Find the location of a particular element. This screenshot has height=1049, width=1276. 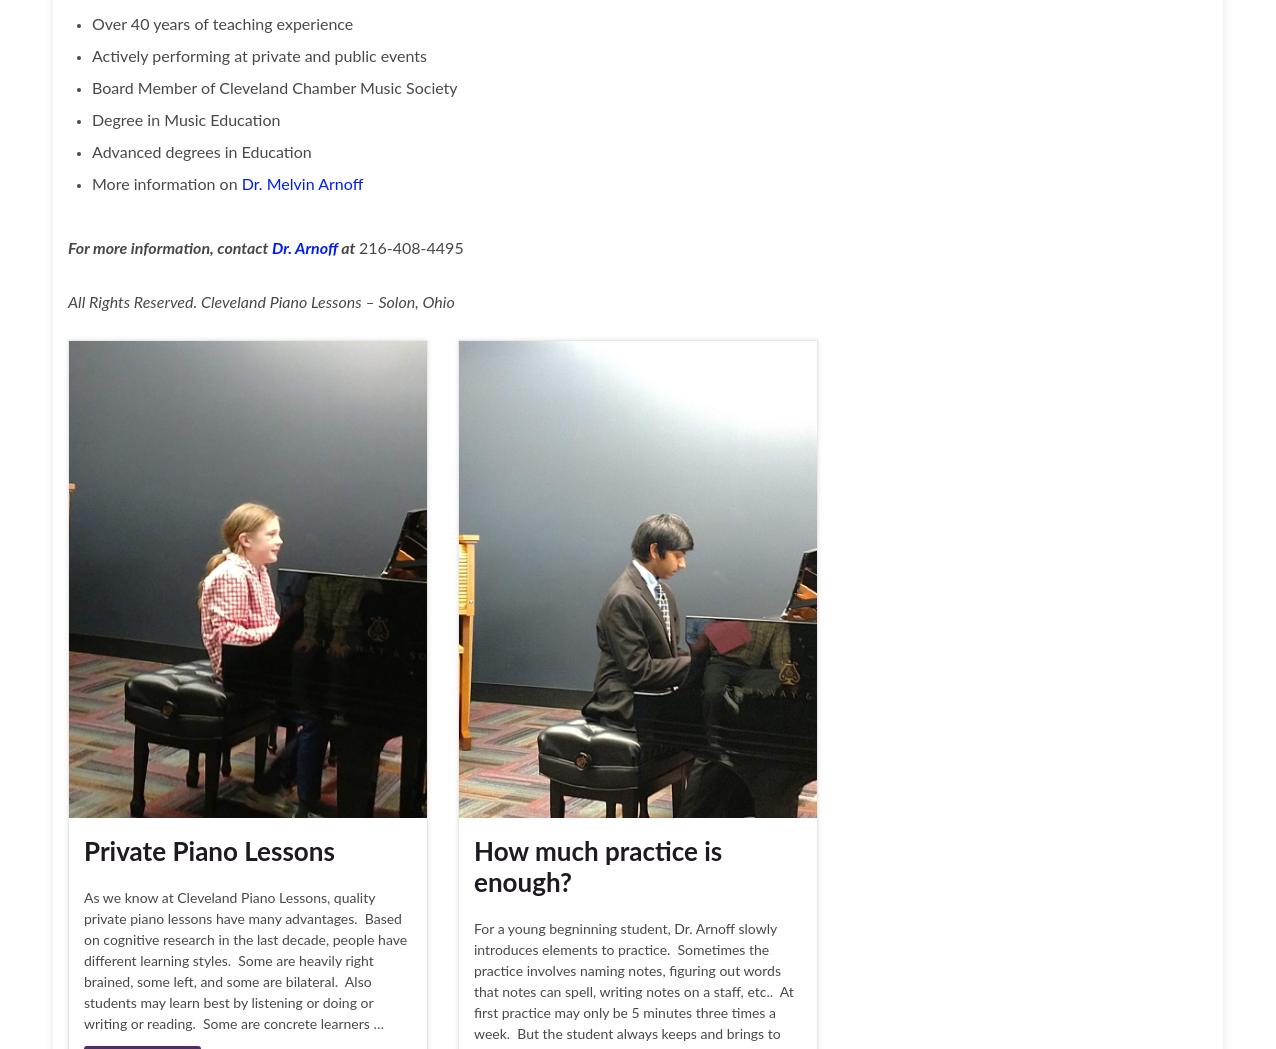

'All Rights Reserved. Cleveland Piano Lessons – Solon, Ohio' is located at coordinates (260, 302).